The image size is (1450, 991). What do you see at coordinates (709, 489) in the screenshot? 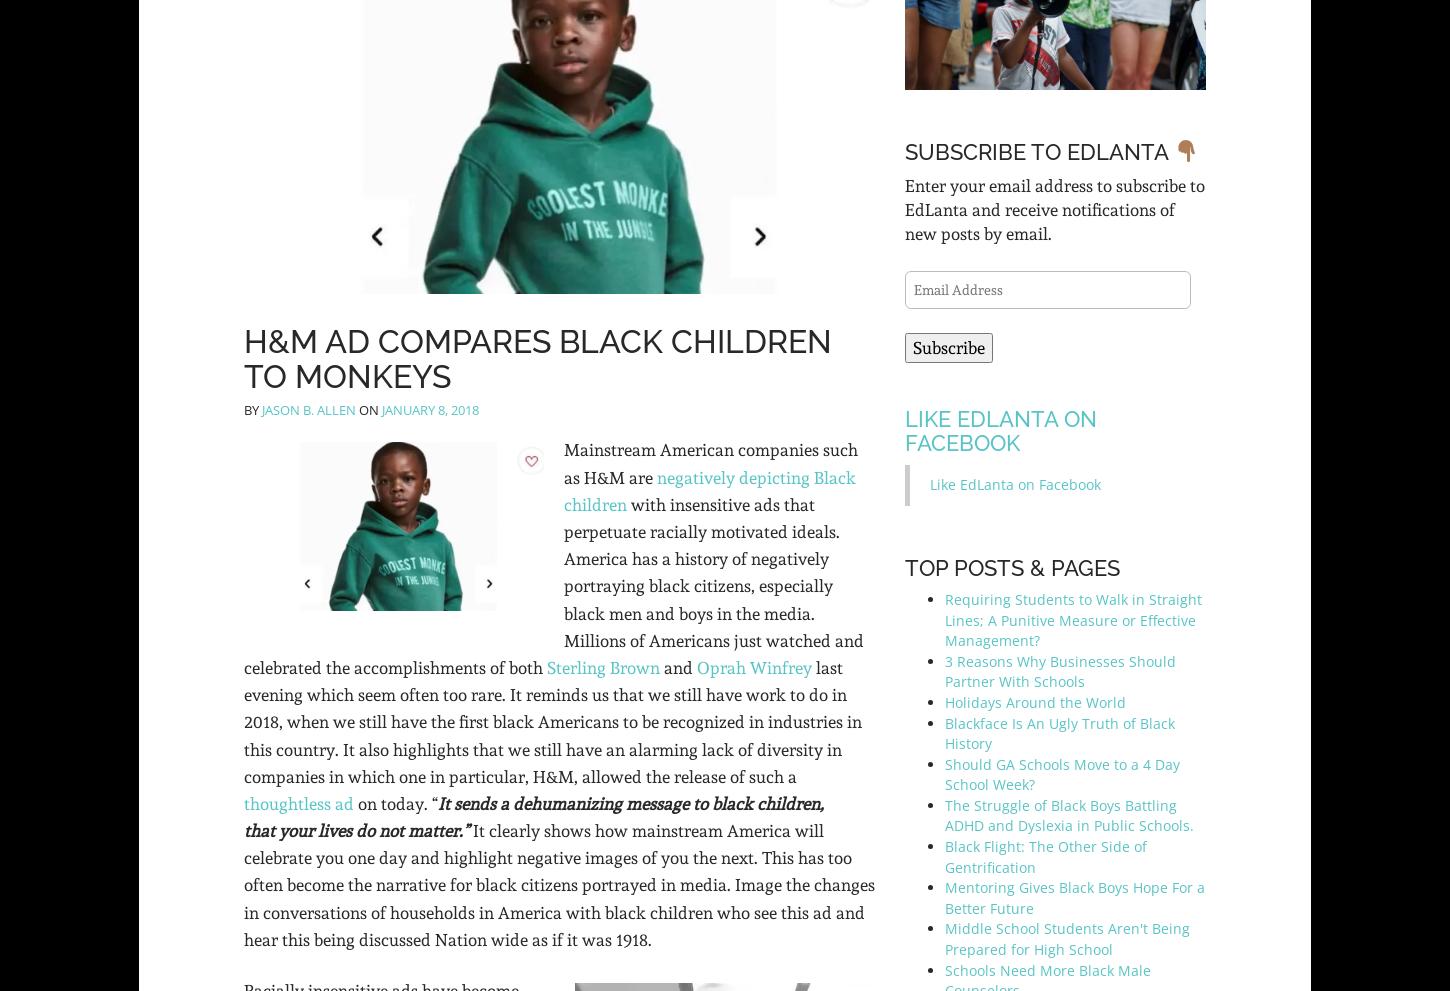
I see `'negatively depicting Black children'` at bounding box center [709, 489].